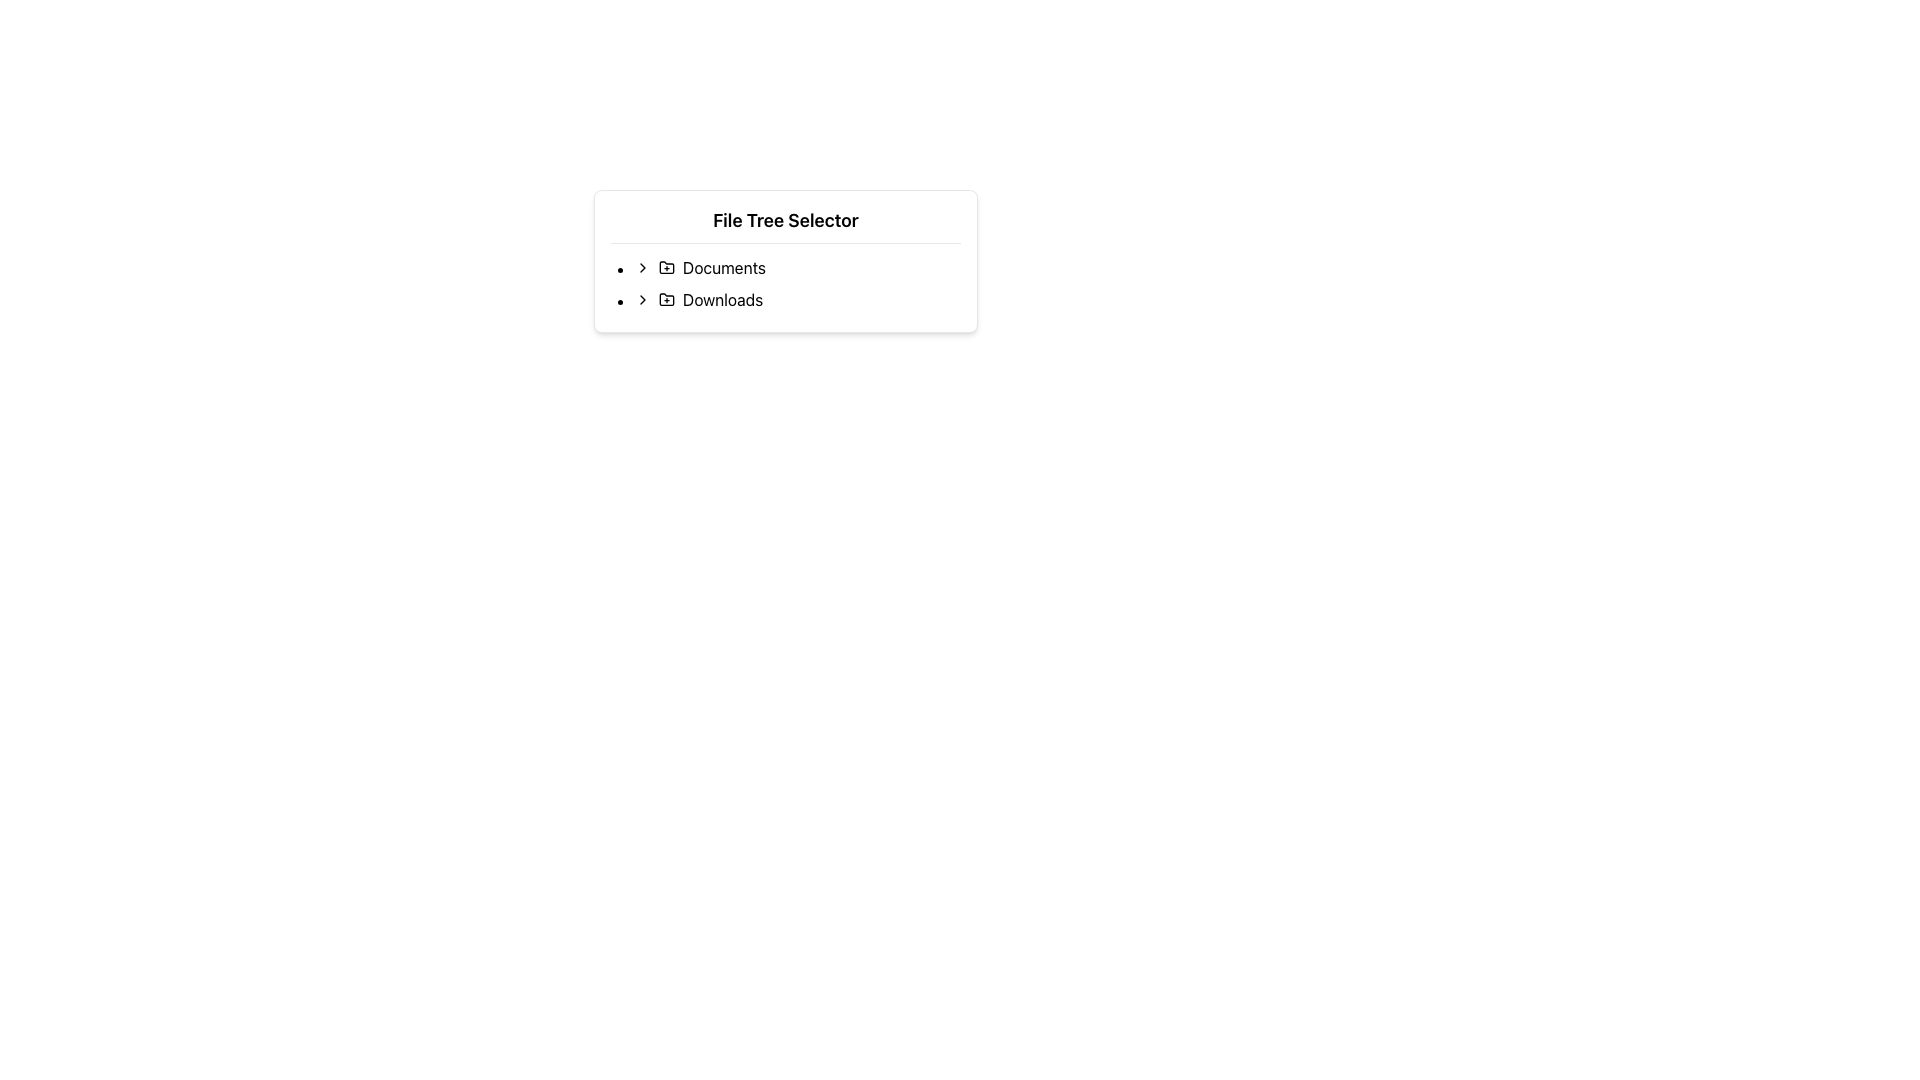  I want to click on the 'add folder' icon located in the 'Downloads' section of the file tree interface, which is the second icon from the left next to a rightward arrow icon, so click(667, 300).